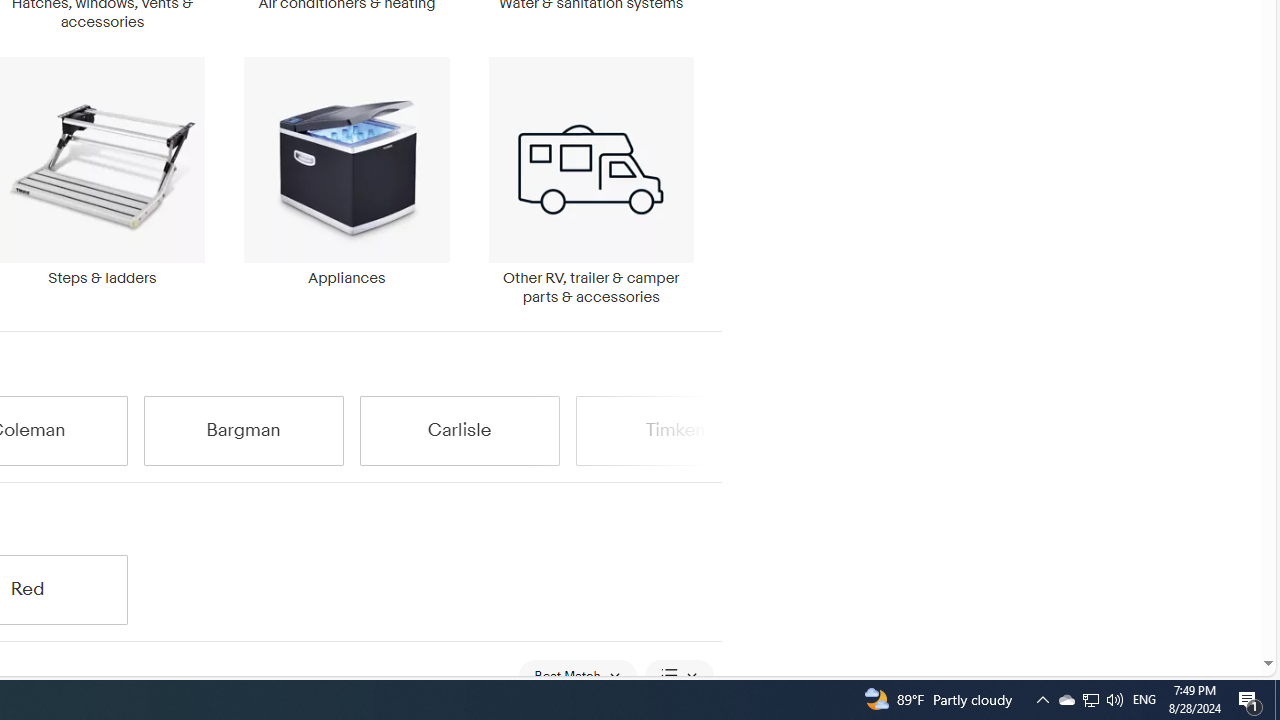 The width and height of the screenshot is (1280, 720). I want to click on 'Appliances', so click(346, 171).